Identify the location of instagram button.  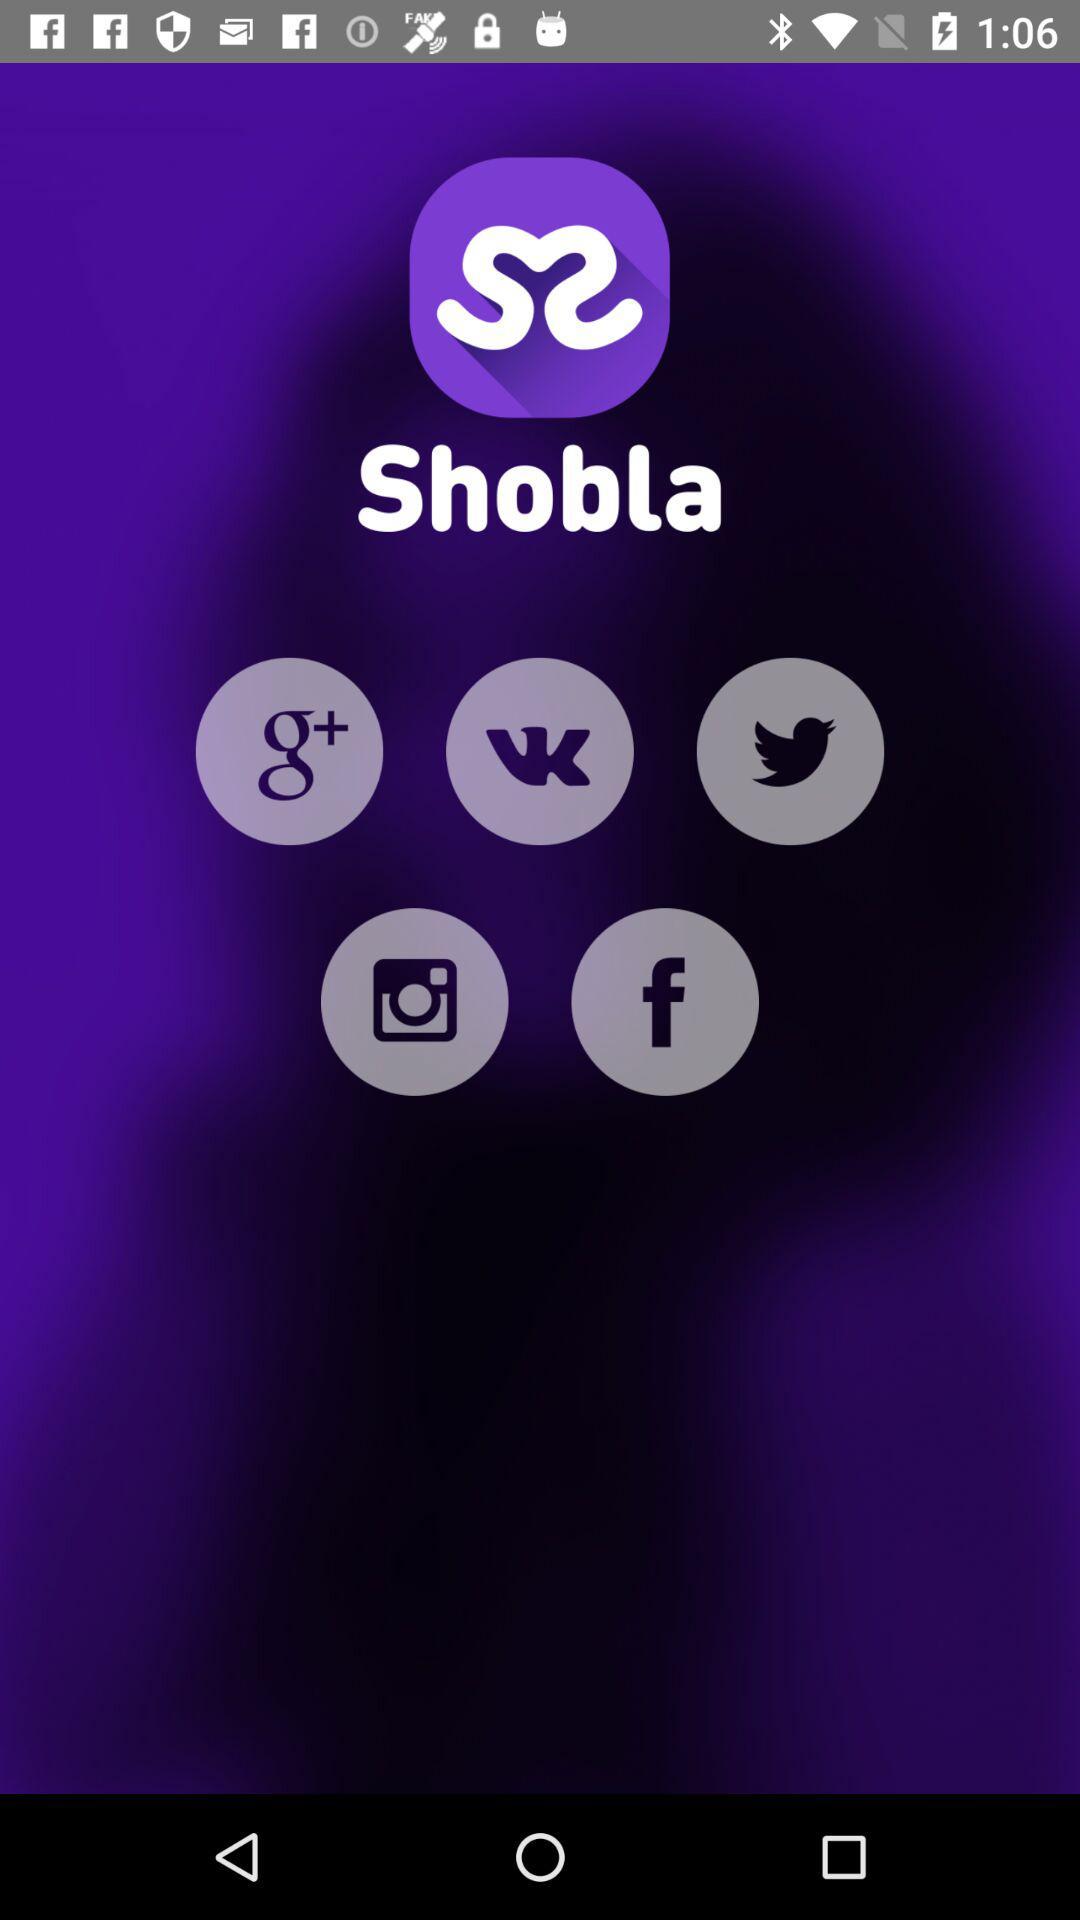
(413, 1002).